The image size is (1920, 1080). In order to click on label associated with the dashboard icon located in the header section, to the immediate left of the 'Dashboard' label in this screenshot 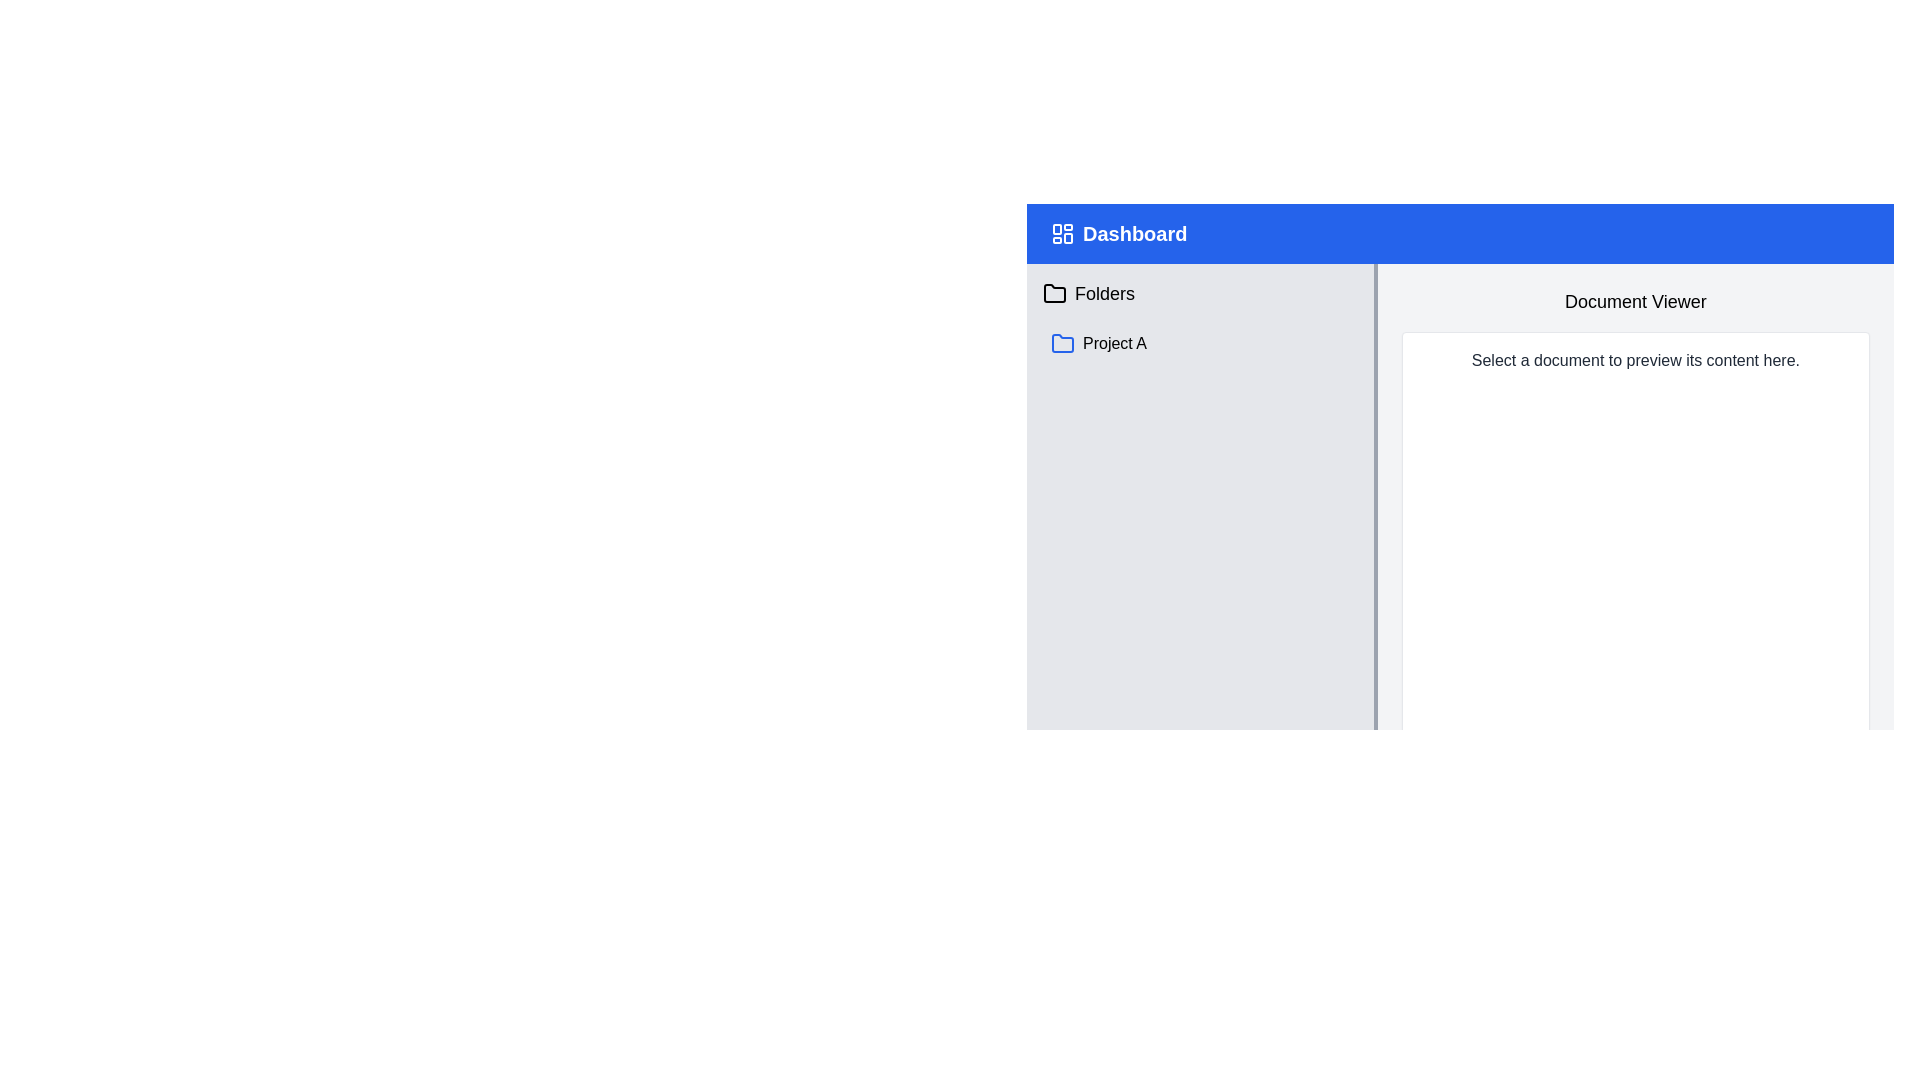, I will do `click(1061, 233)`.